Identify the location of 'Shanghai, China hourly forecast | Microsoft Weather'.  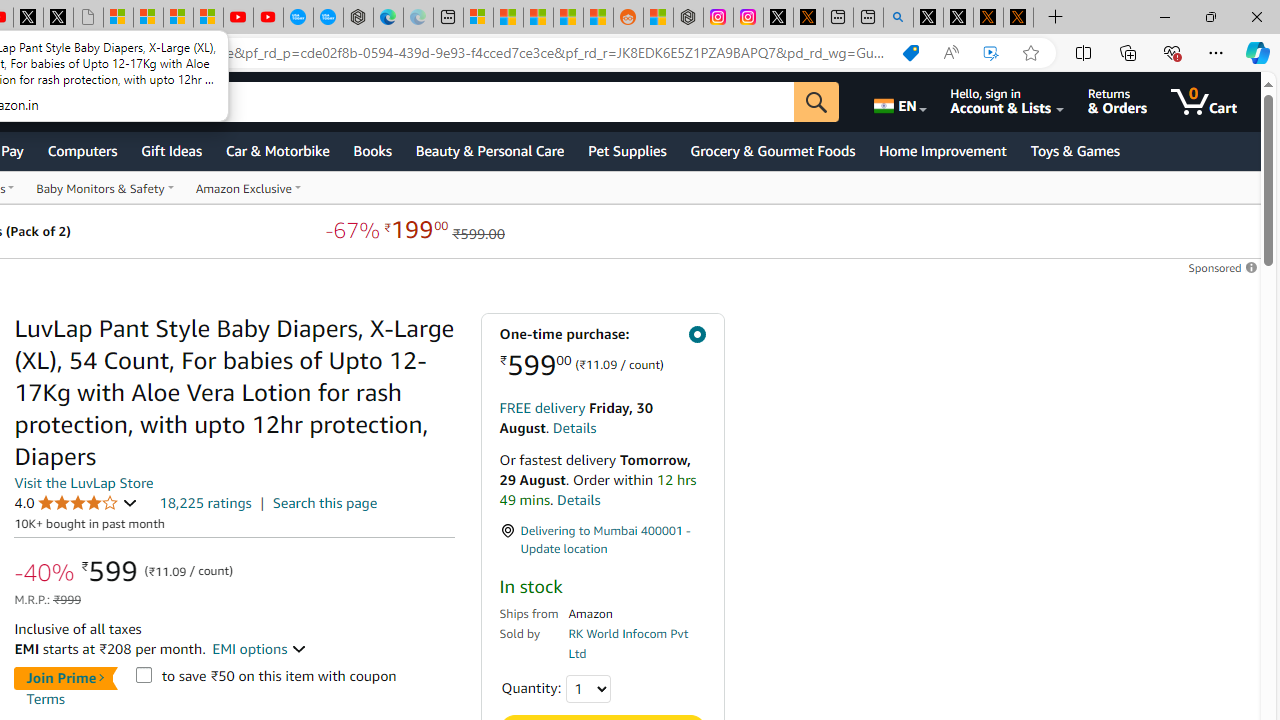
(538, 17).